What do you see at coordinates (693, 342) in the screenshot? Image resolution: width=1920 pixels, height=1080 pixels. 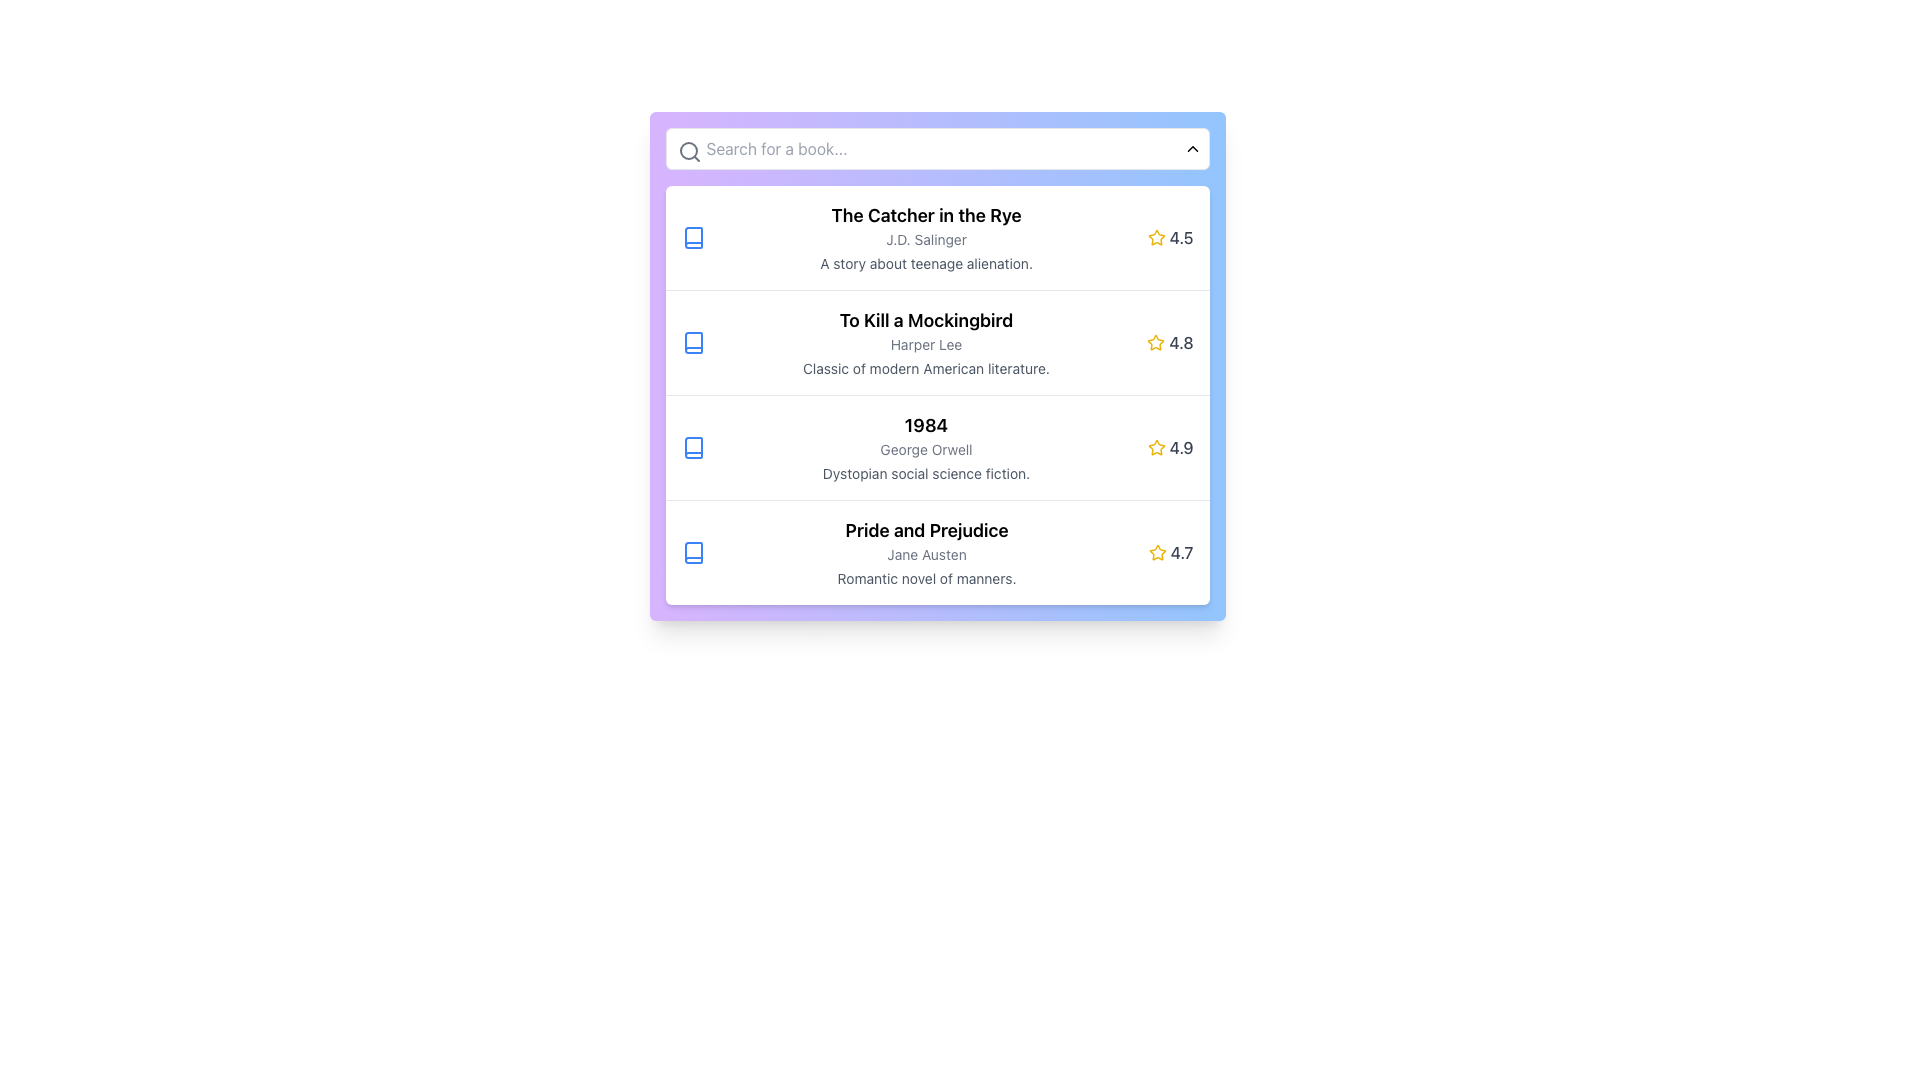 I see `the book icon with a blue outline located to the left of the text 'To Kill a Mockingbird' in the second row of the list` at bounding box center [693, 342].